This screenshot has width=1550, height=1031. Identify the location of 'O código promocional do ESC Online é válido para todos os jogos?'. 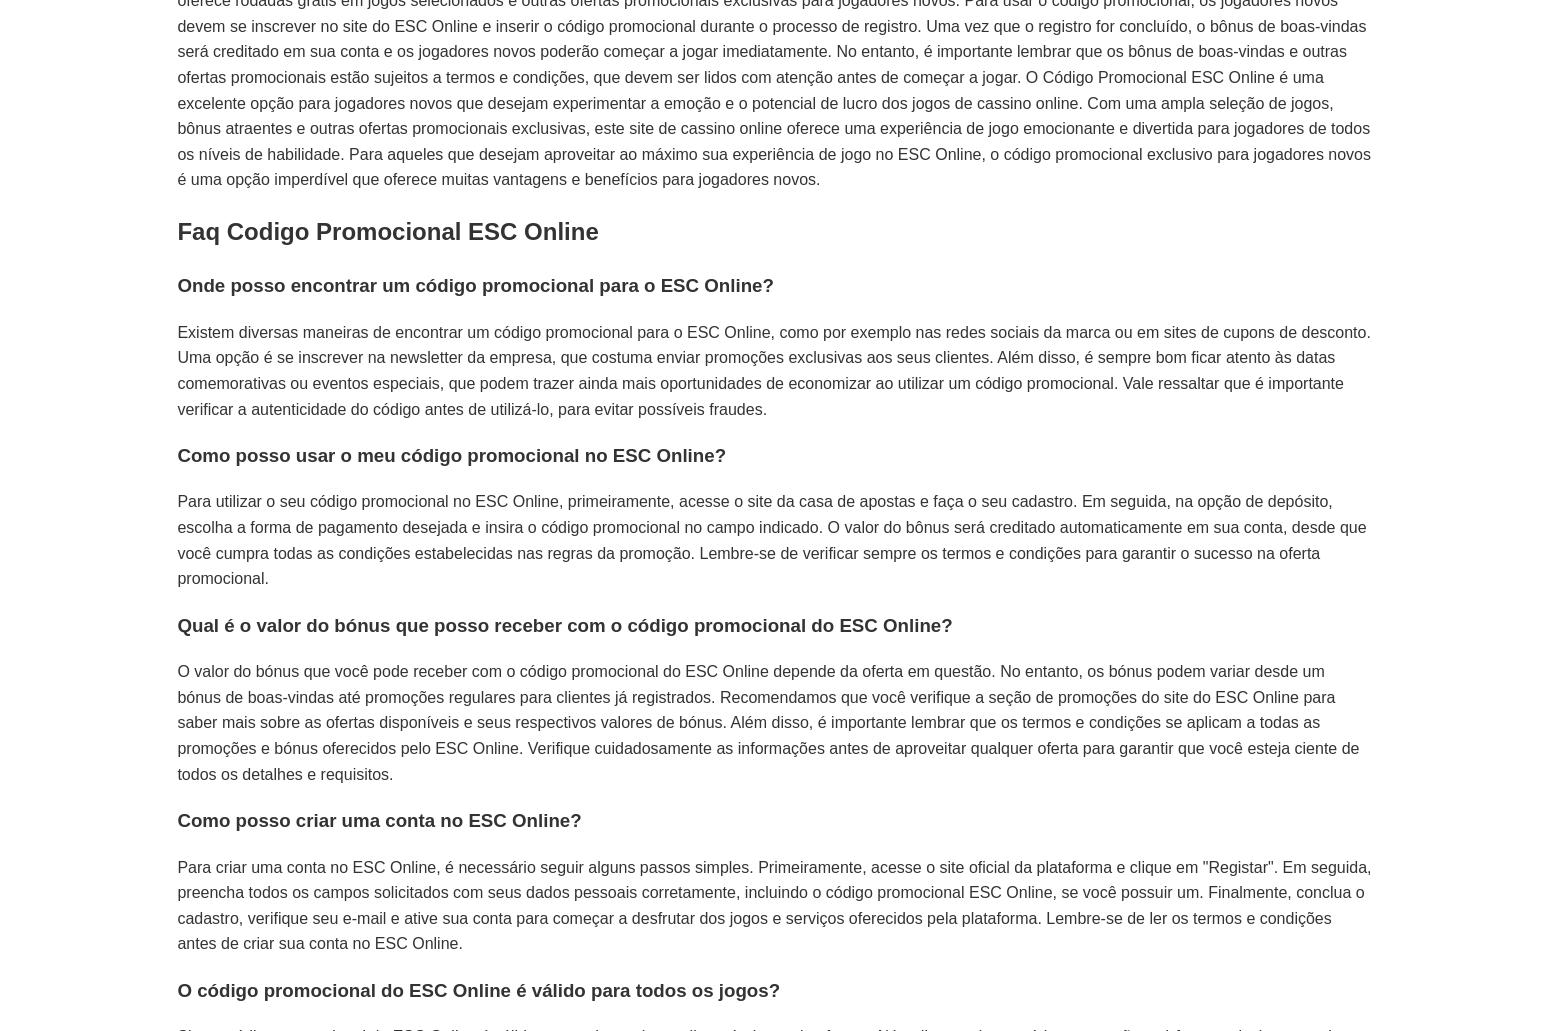
(477, 988).